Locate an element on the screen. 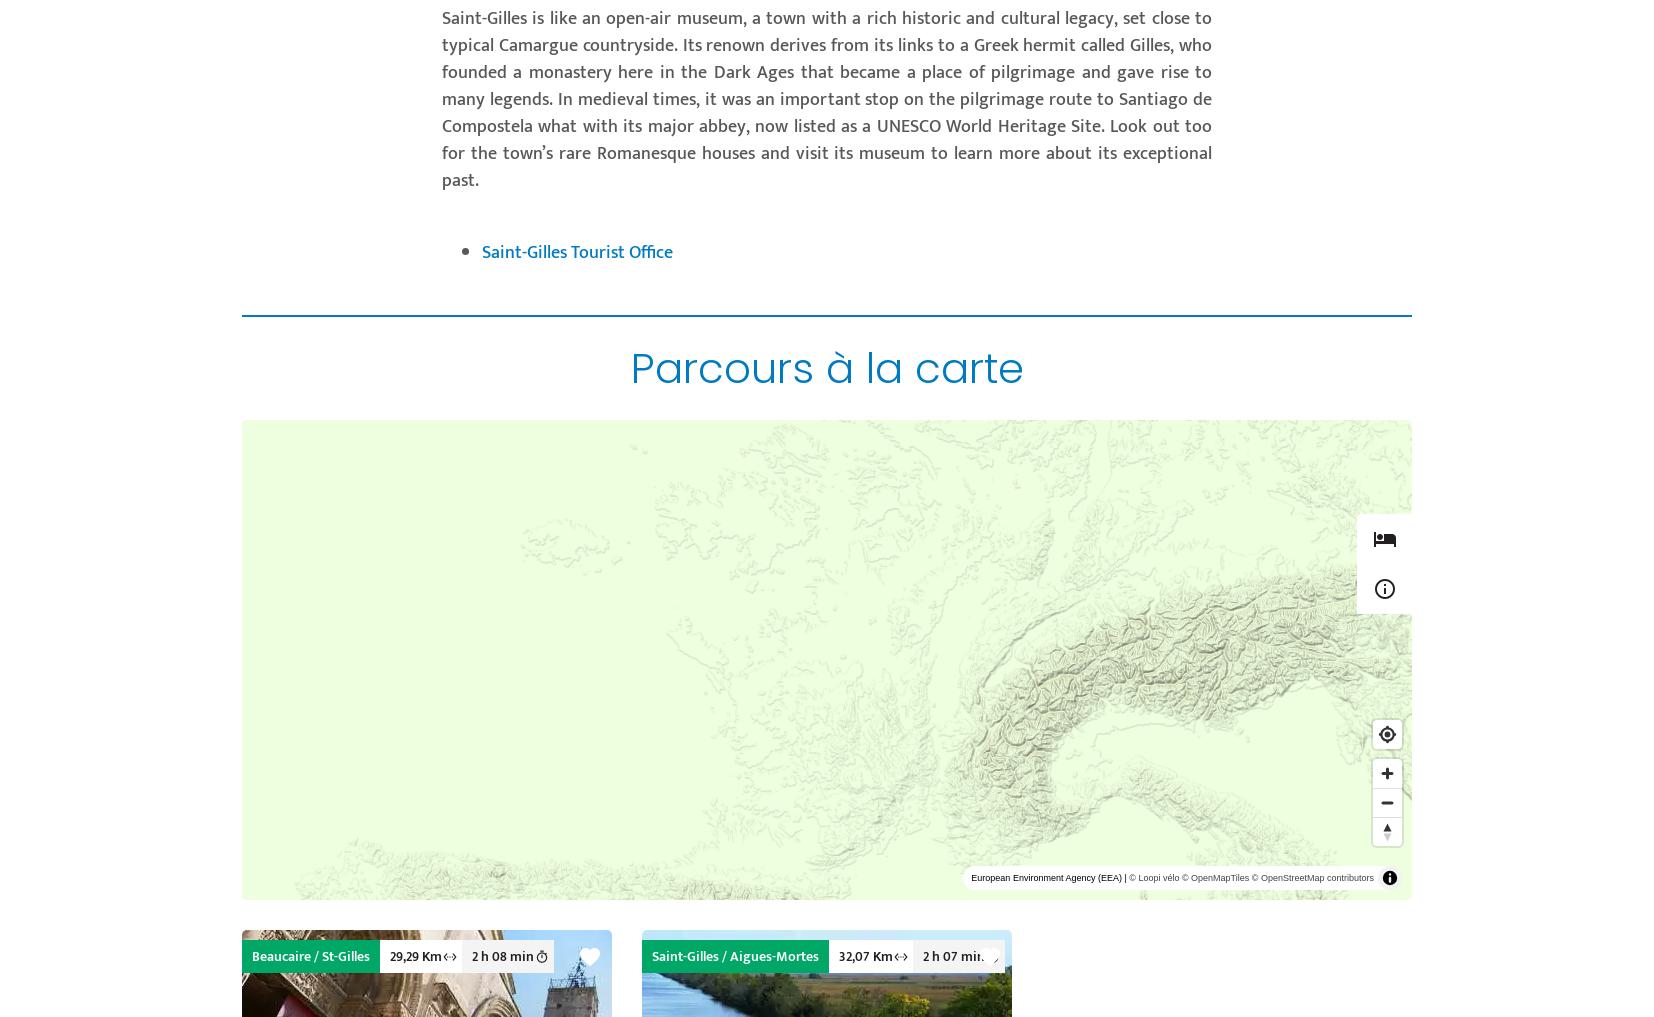 This screenshot has height=1017, width=1654. '32,07 Km' is located at coordinates (838, 955).